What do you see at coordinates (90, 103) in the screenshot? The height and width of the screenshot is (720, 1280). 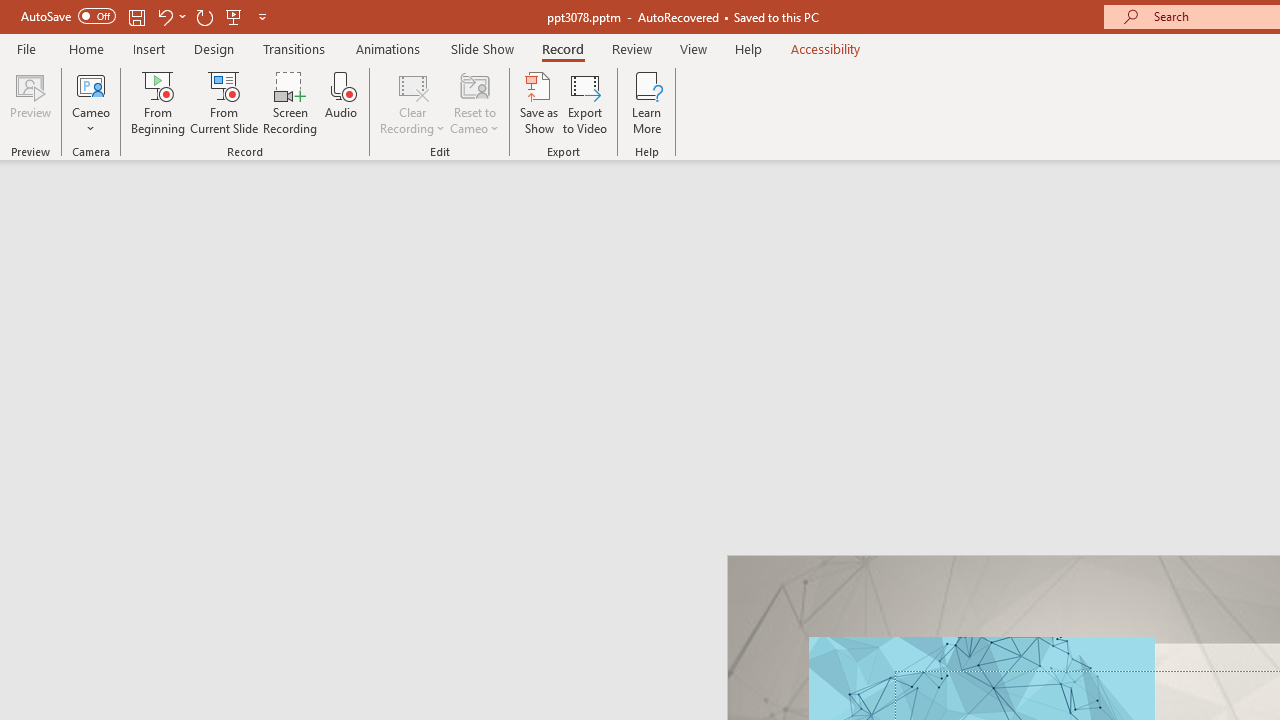 I see `'Cameo'` at bounding box center [90, 103].